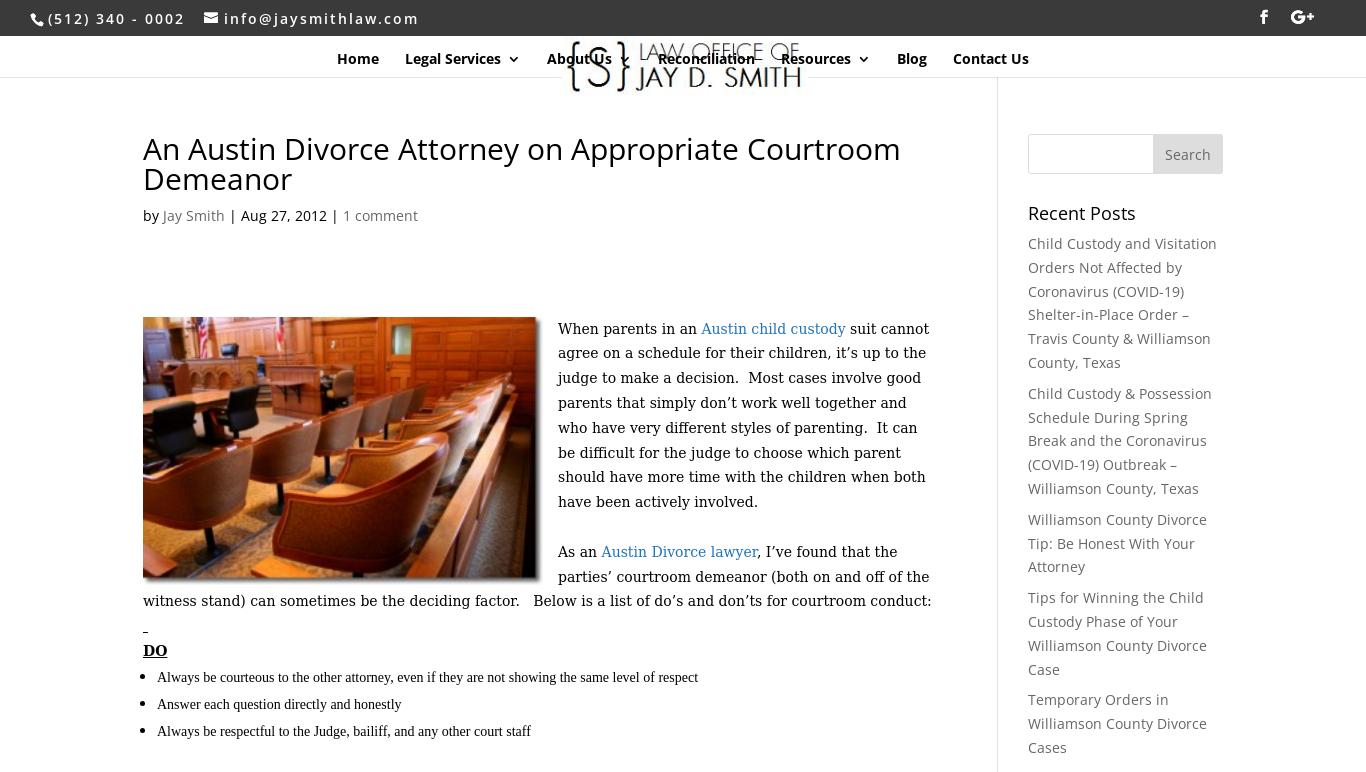 The image size is (1366, 772). What do you see at coordinates (1115, 542) in the screenshot?
I see `'Williamson County Divorce Tip: Be Honest With Your Attorney'` at bounding box center [1115, 542].